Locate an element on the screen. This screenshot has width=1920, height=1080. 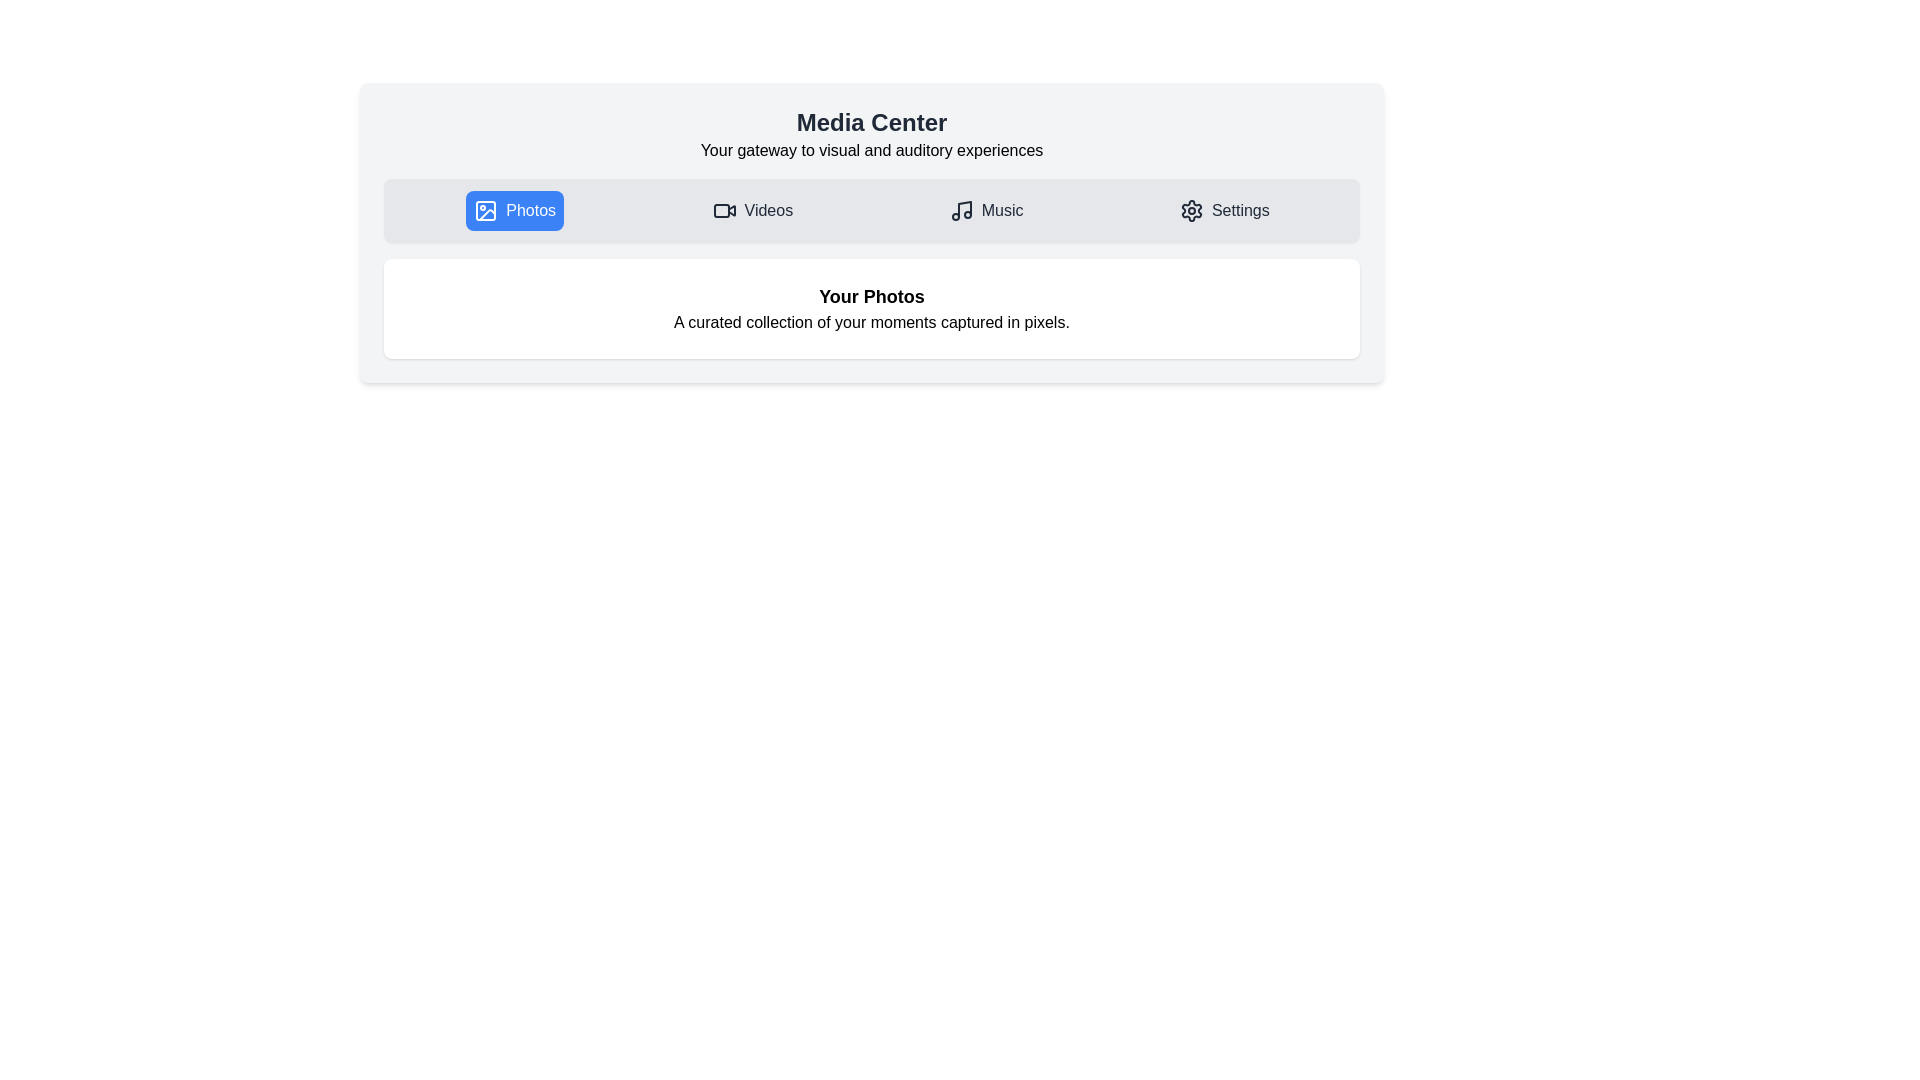
the musical note icon located in the horizontal navigation bar, positioned between the 'Videos' and 'Settings' icons is located at coordinates (964, 209).